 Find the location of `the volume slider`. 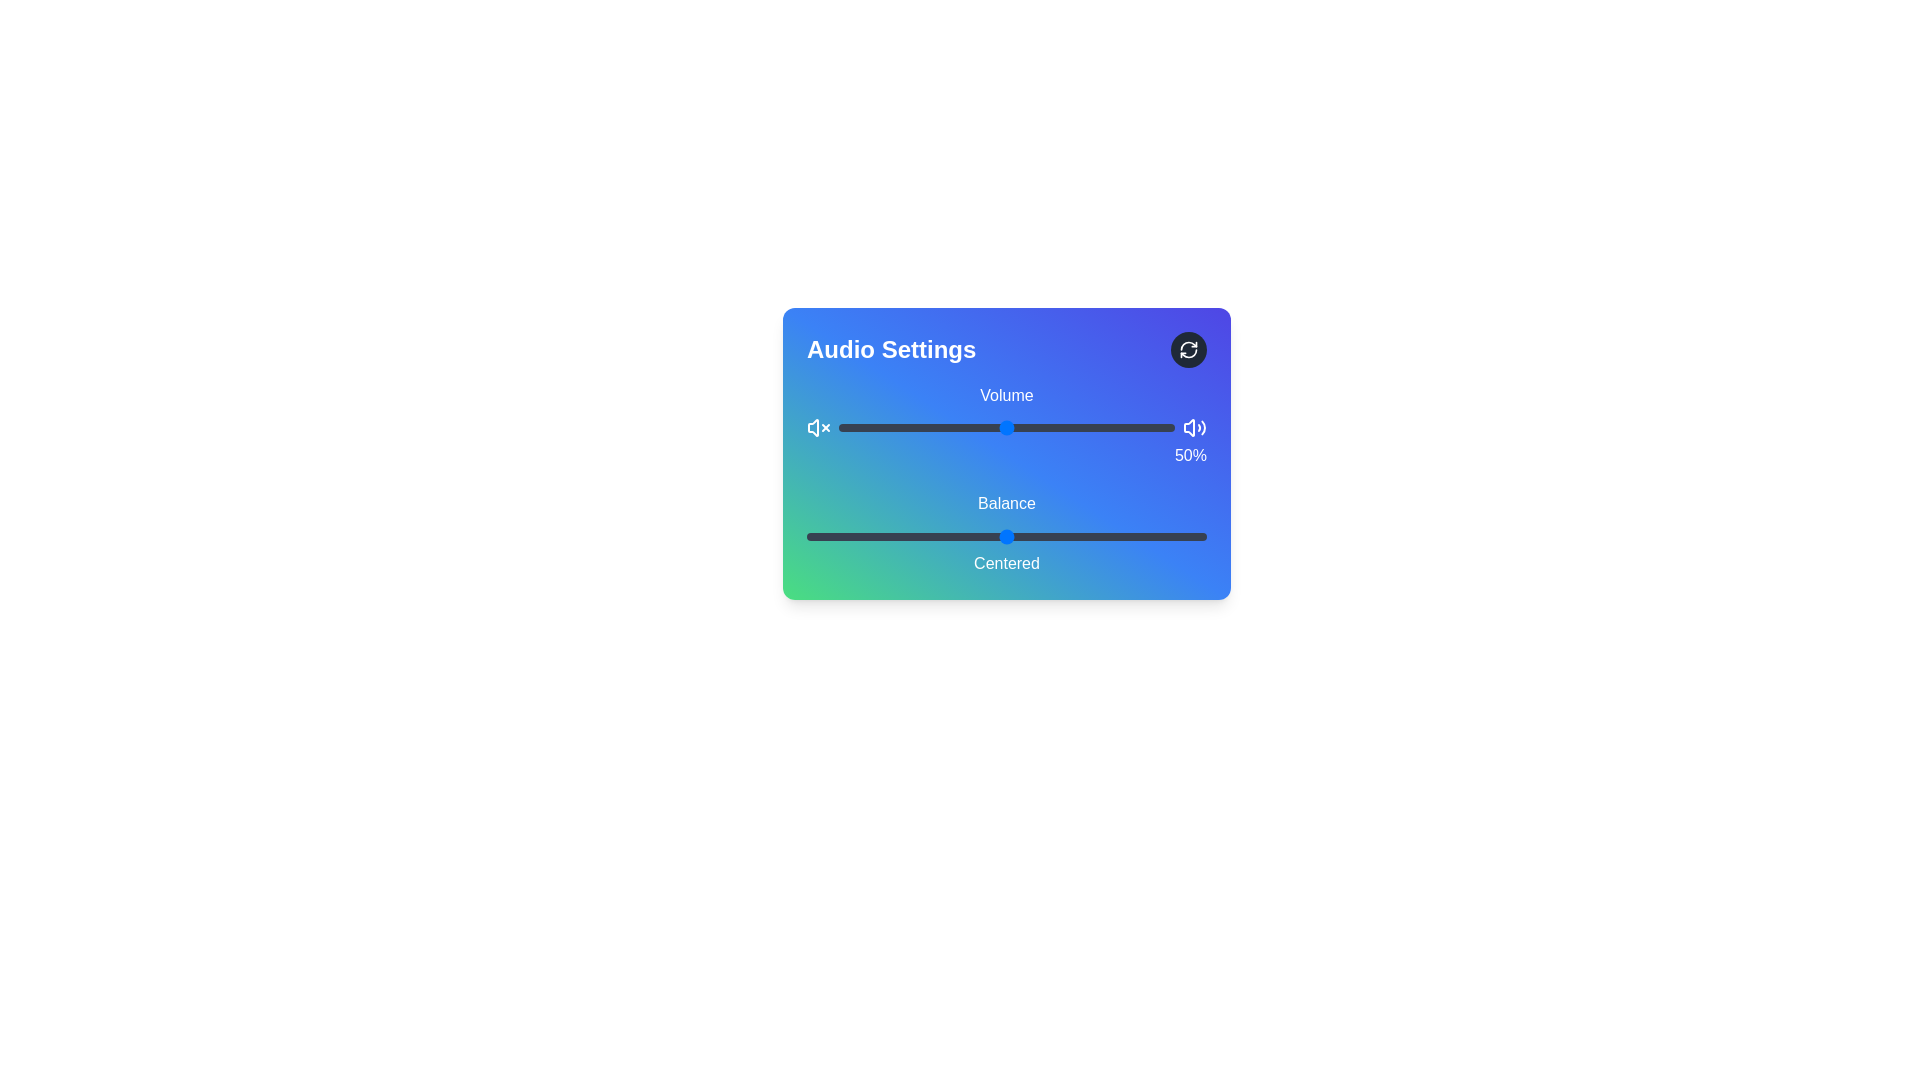

the volume slider is located at coordinates (1110, 427).